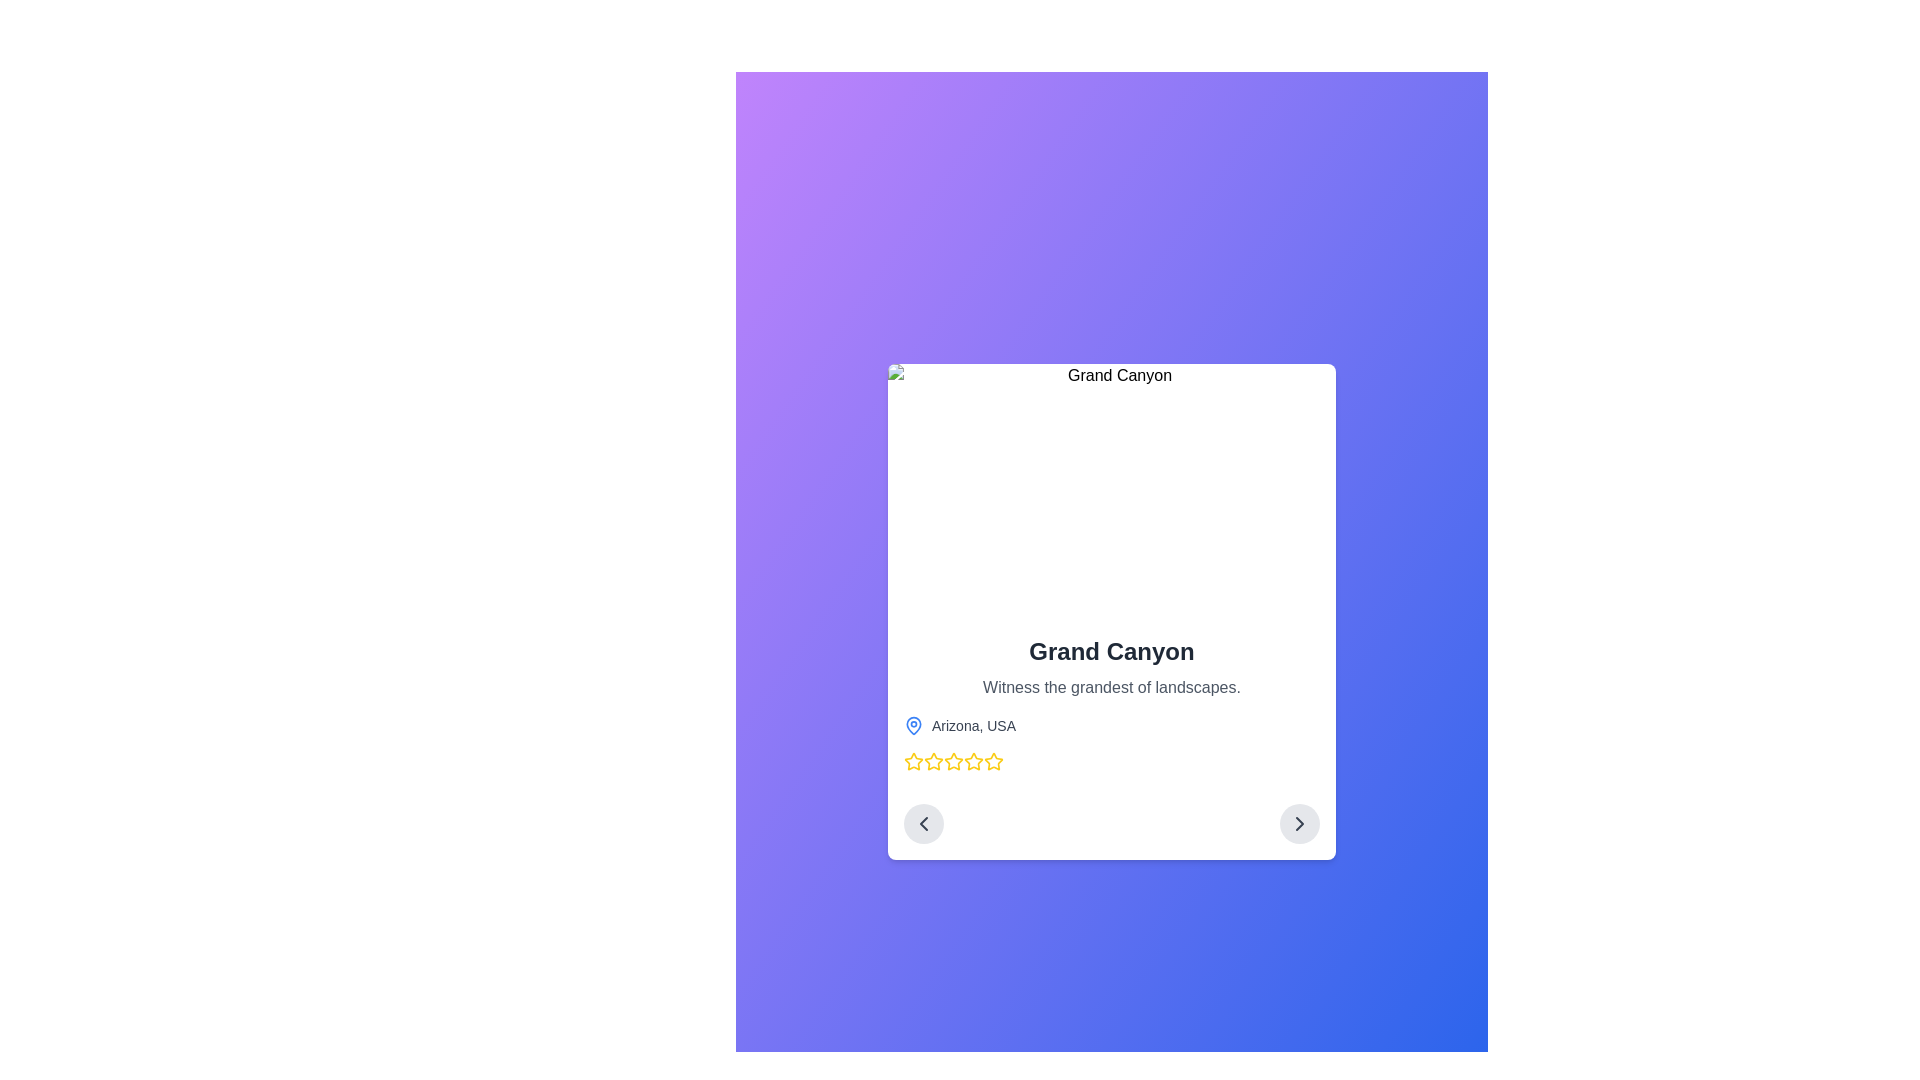 The height and width of the screenshot is (1080, 1920). Describe the element at coordinates (974, 762) in the screenshot. I see `the sixth star icon in the interactive rating system below the text 'Arizona, USA'` at that location.